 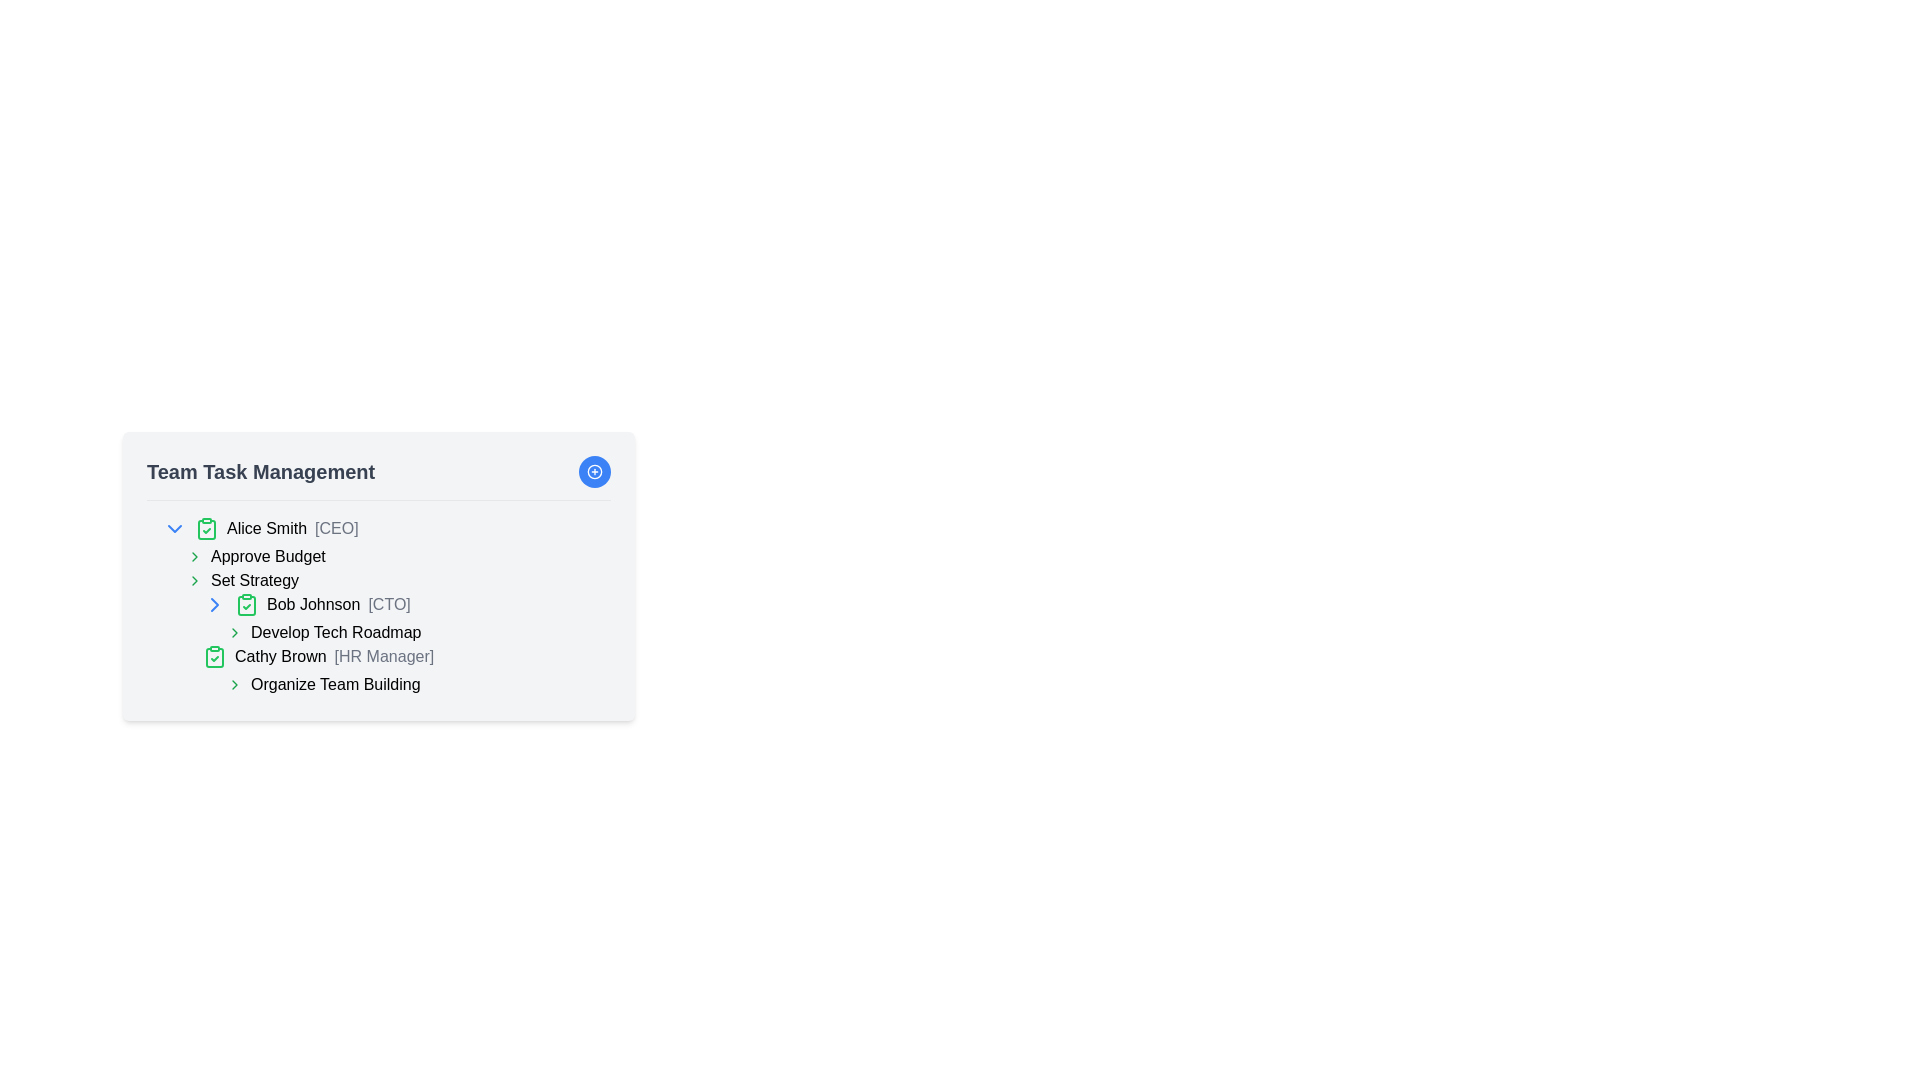 I want to click on the small blue right-facing chevron icon before the text label 'Bob Johnson [CTO]', so click(x=215, y=604).